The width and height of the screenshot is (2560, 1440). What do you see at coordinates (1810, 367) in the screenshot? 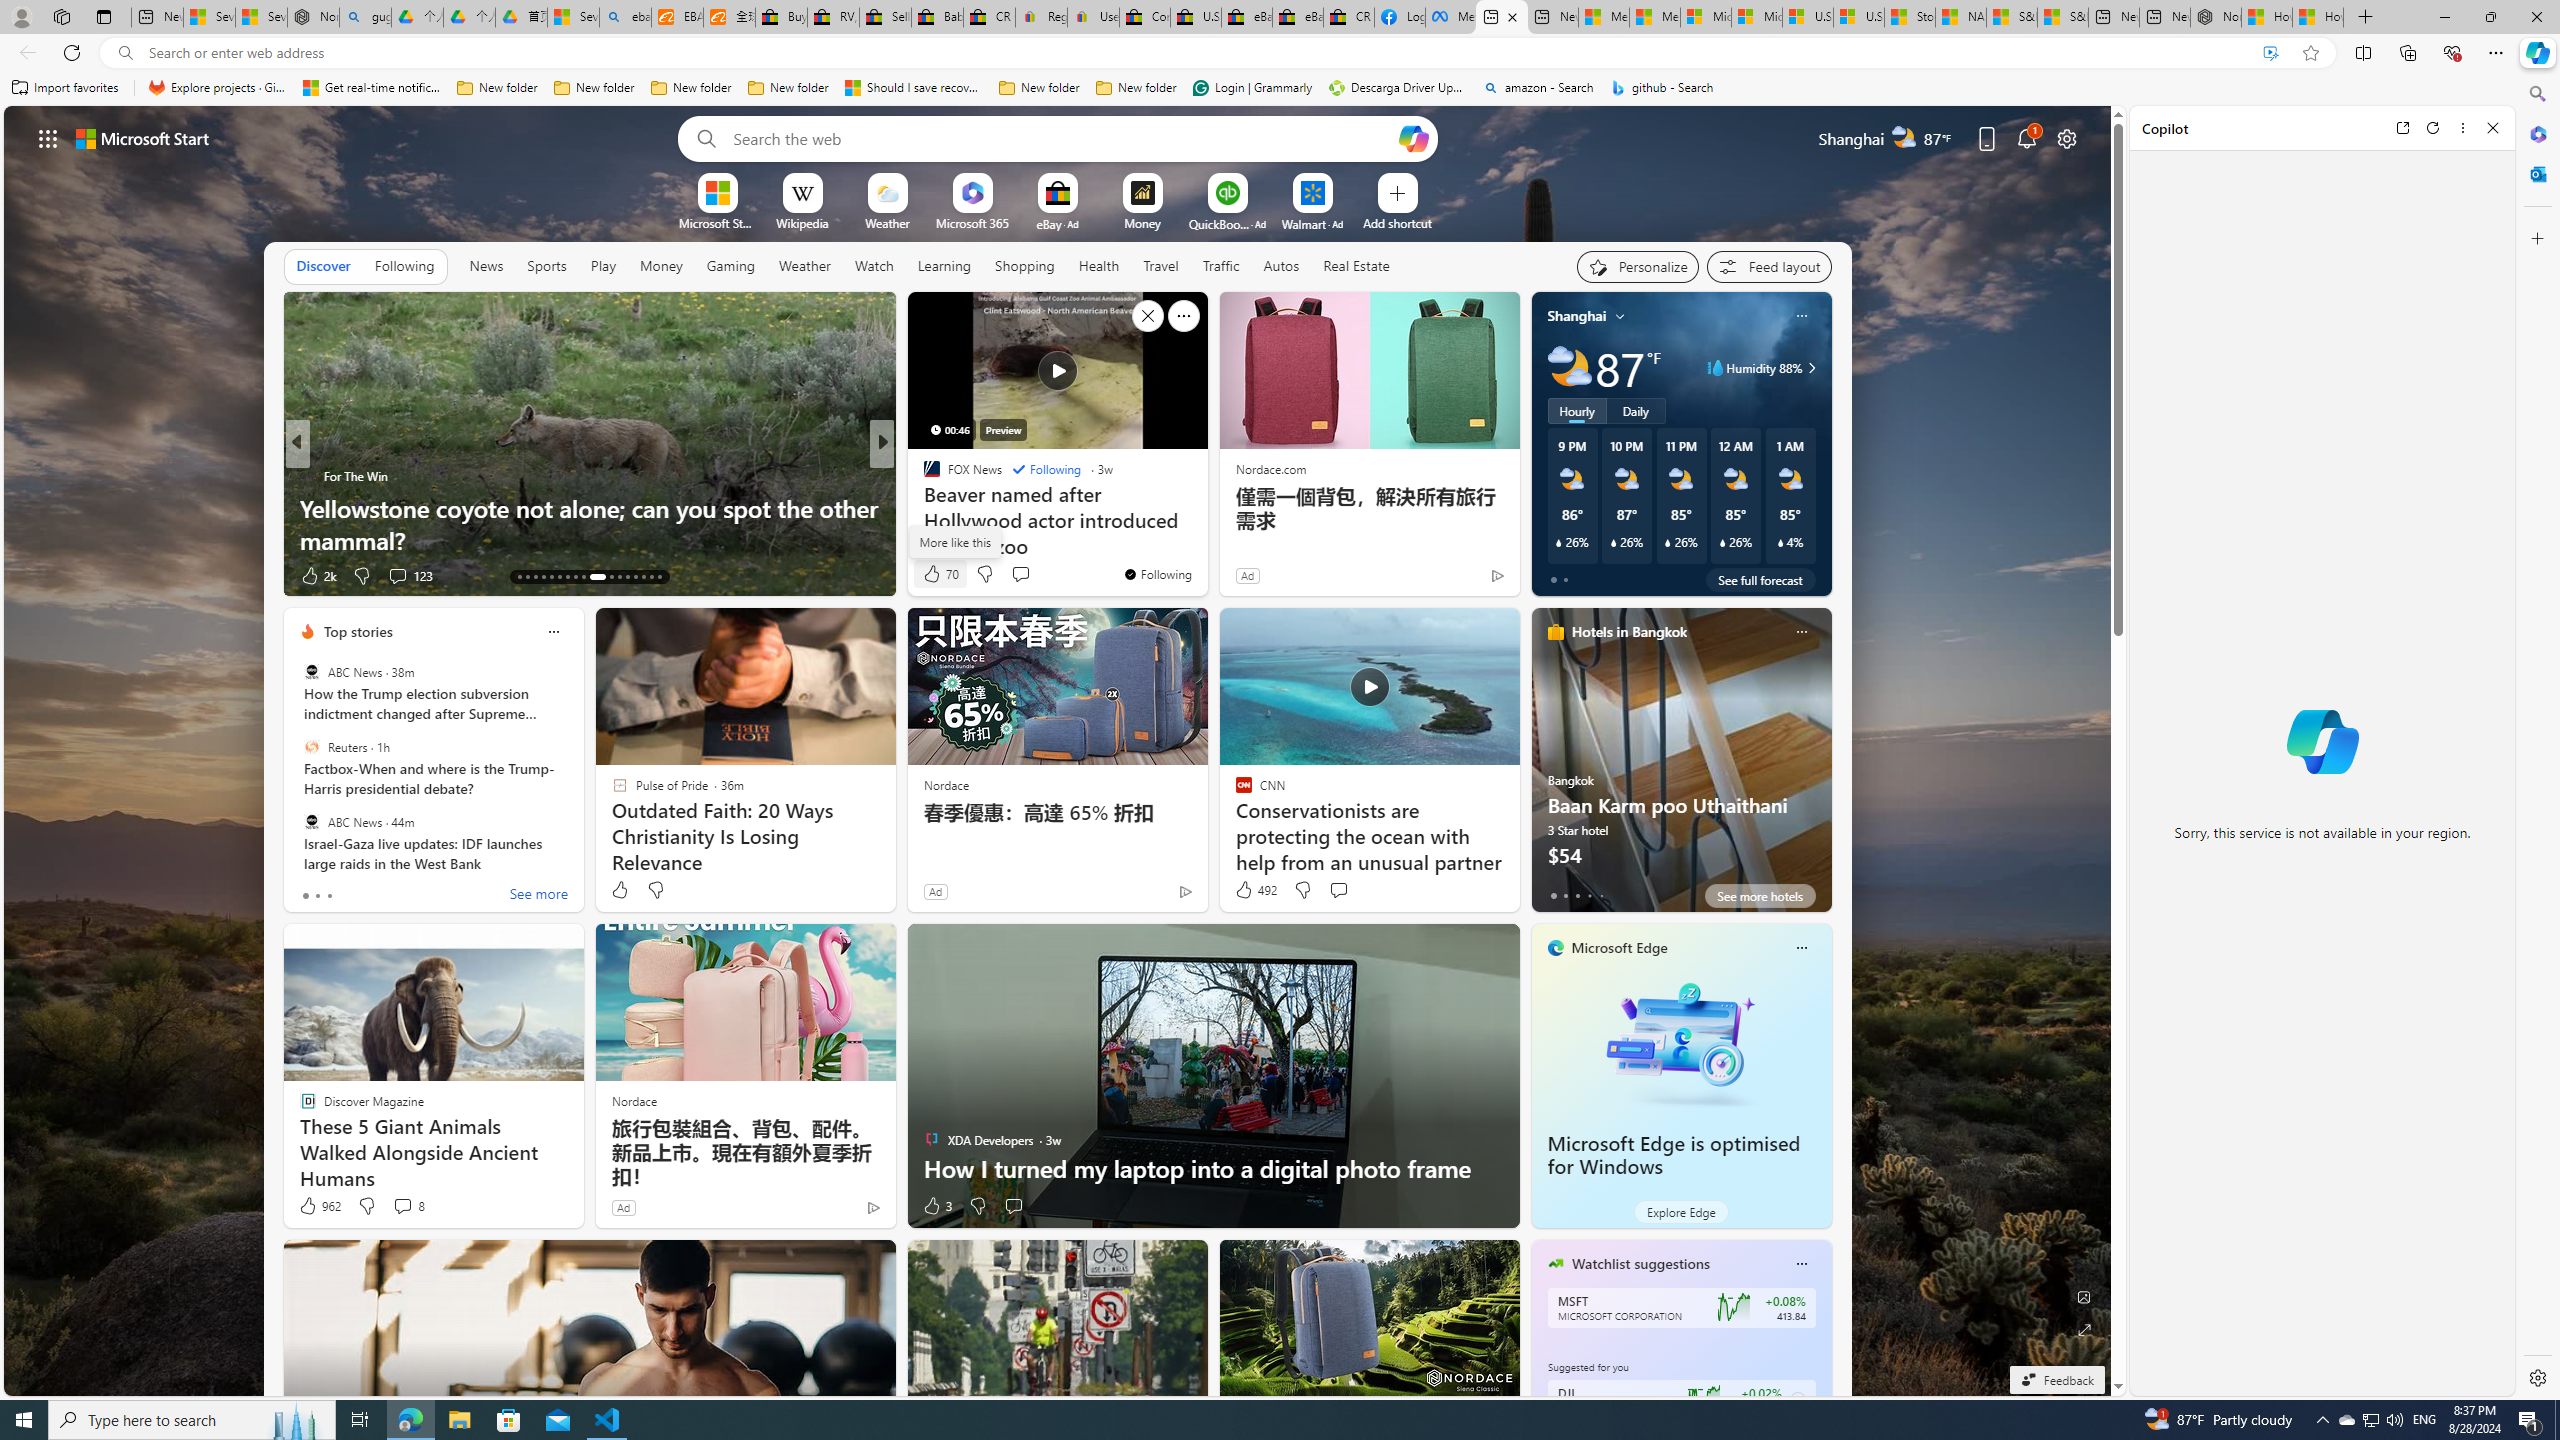
I see `'Class: weather-arrow-glyph'` at bounding box center [1810, 367].